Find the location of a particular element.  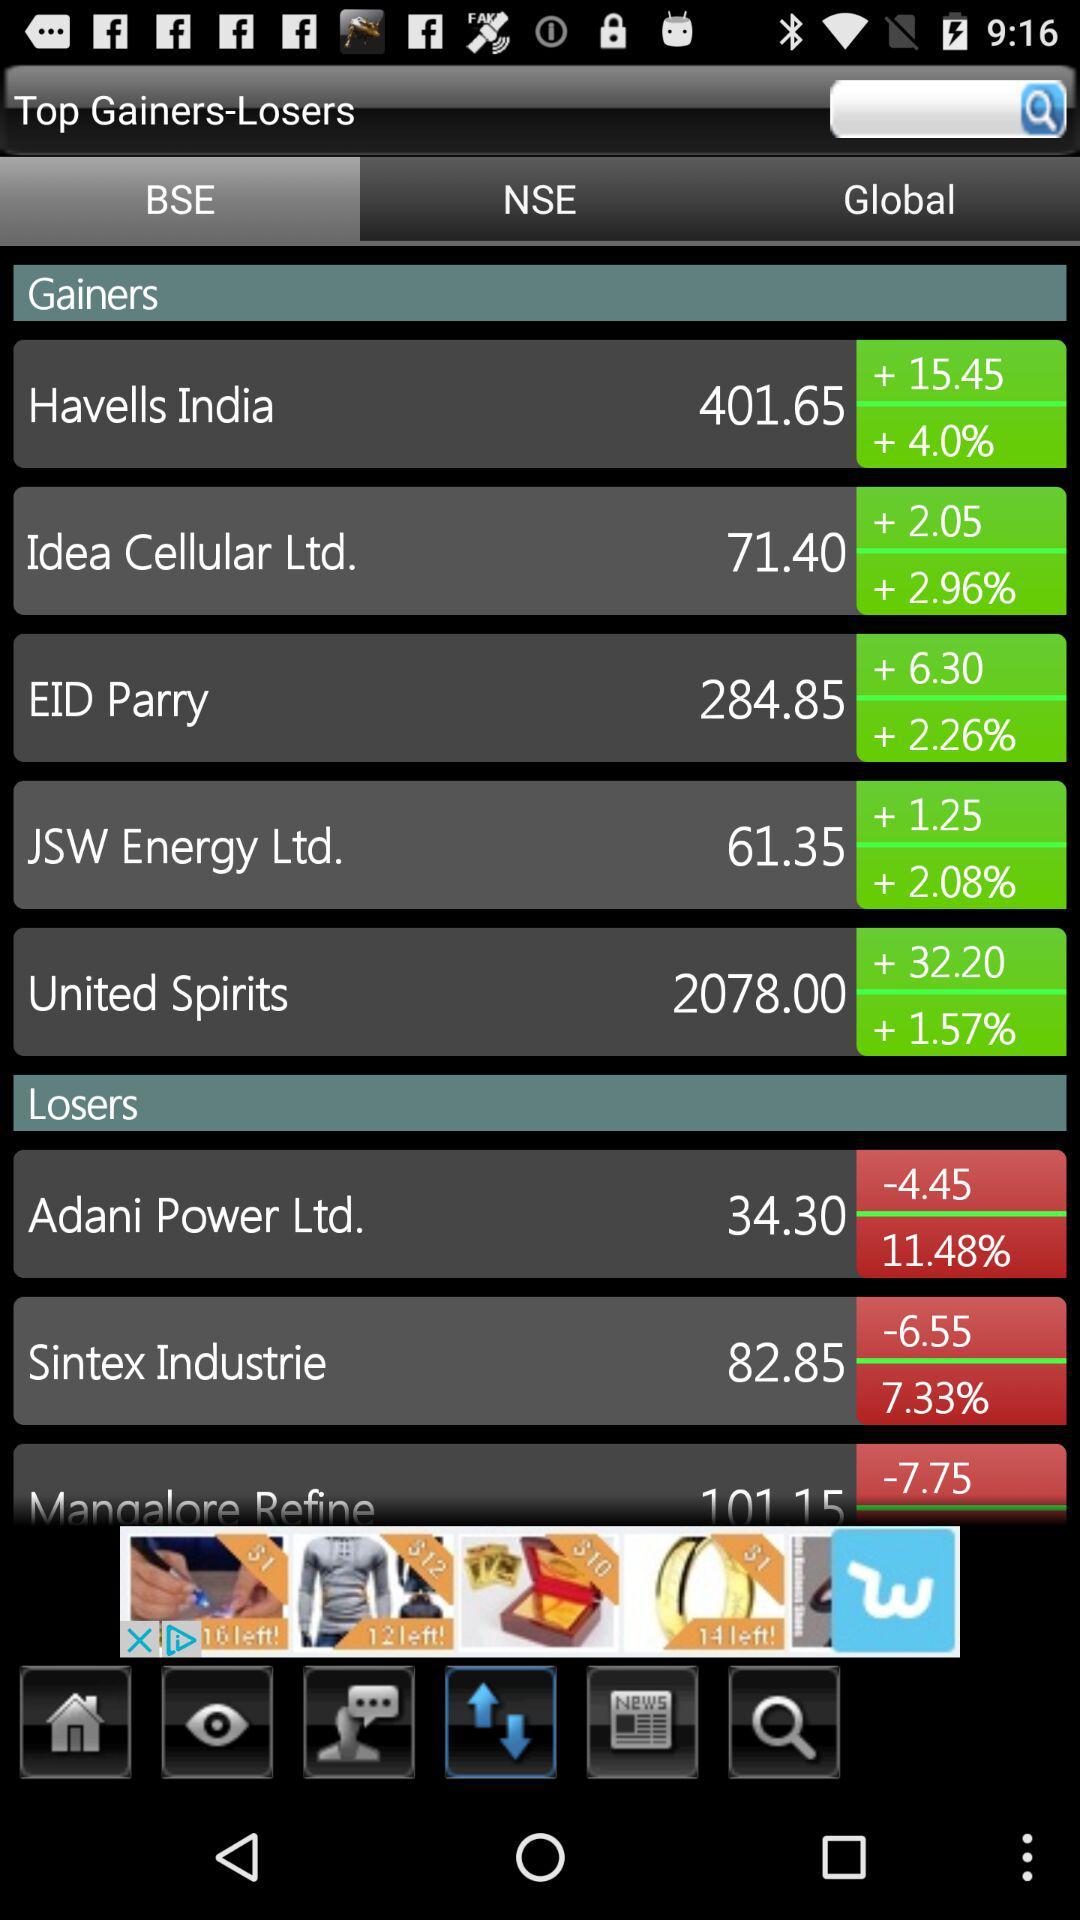

advertisement is located at coordinates (540, 1590).